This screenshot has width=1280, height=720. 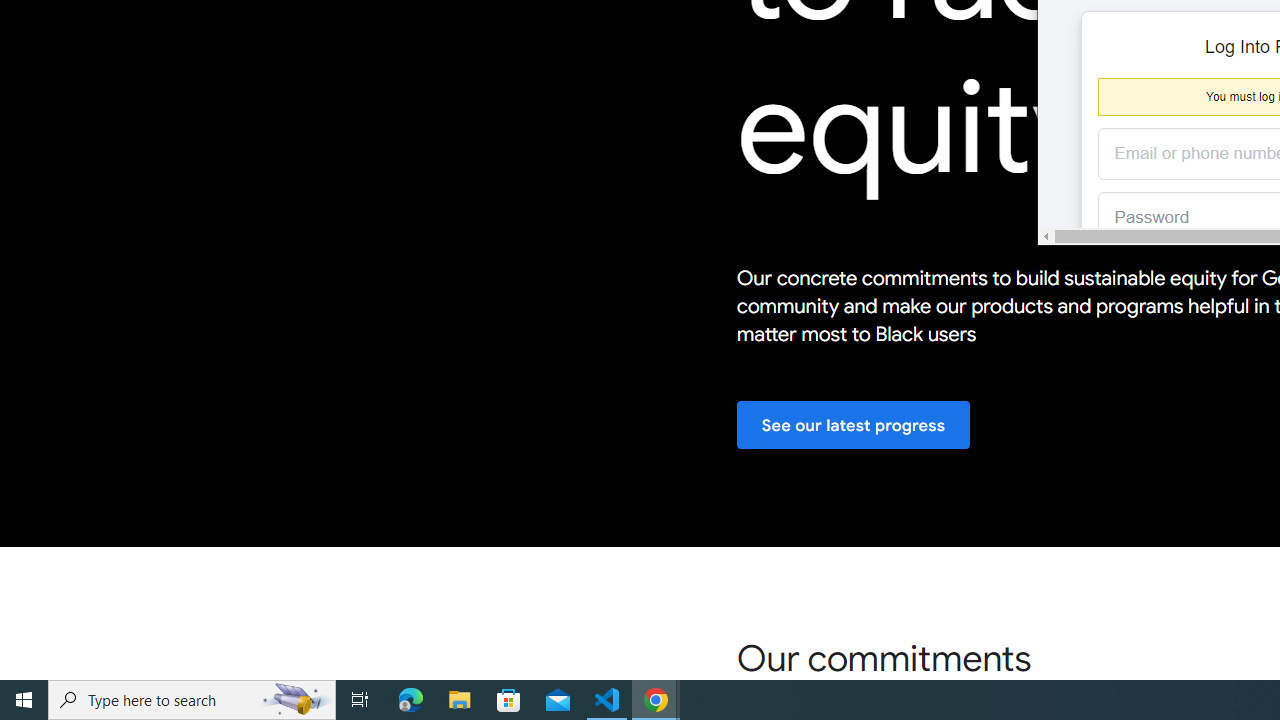 I want to click on 'Google Chrome - 3 running windows', so click(x=656, y=698).